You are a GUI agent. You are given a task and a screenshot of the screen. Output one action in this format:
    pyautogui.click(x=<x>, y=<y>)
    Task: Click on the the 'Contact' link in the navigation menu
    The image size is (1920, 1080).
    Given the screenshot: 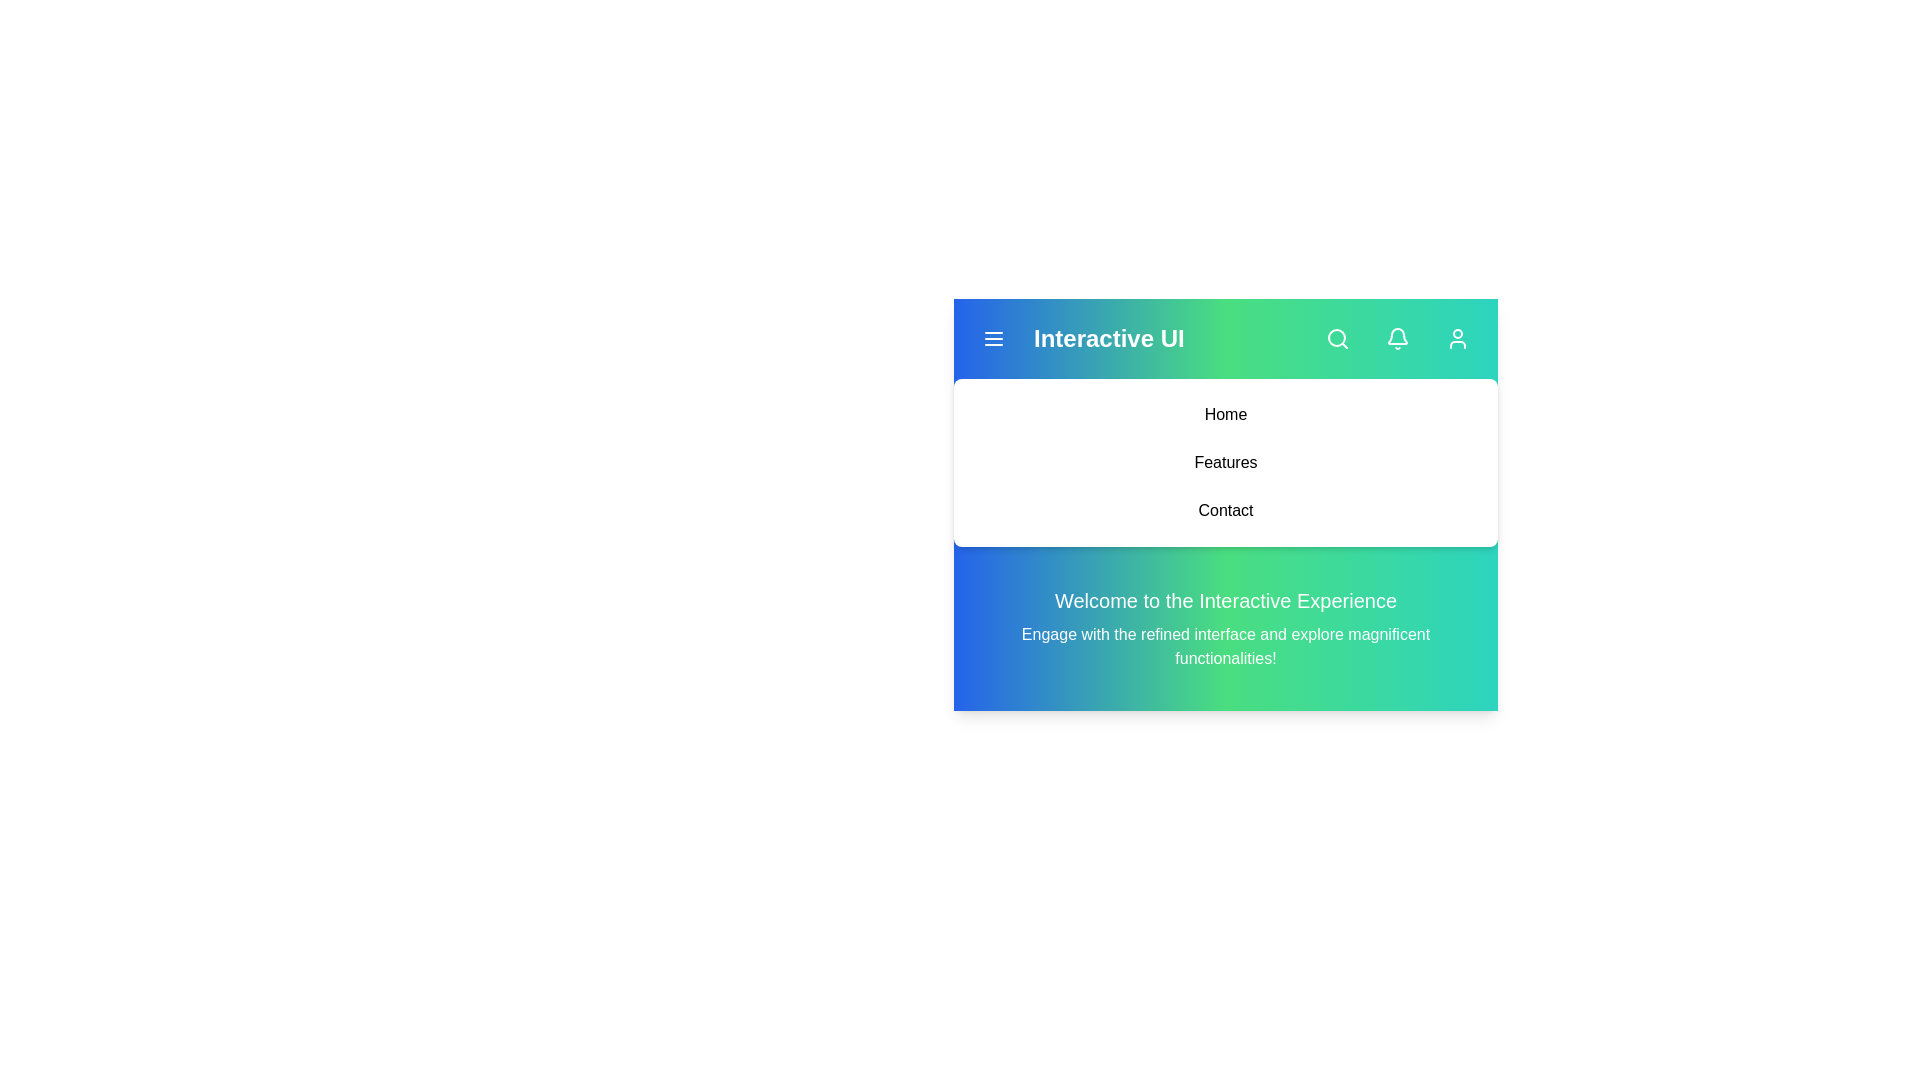 What is the action you would take?
    pyautogui.click(x=1224, y=509)
    